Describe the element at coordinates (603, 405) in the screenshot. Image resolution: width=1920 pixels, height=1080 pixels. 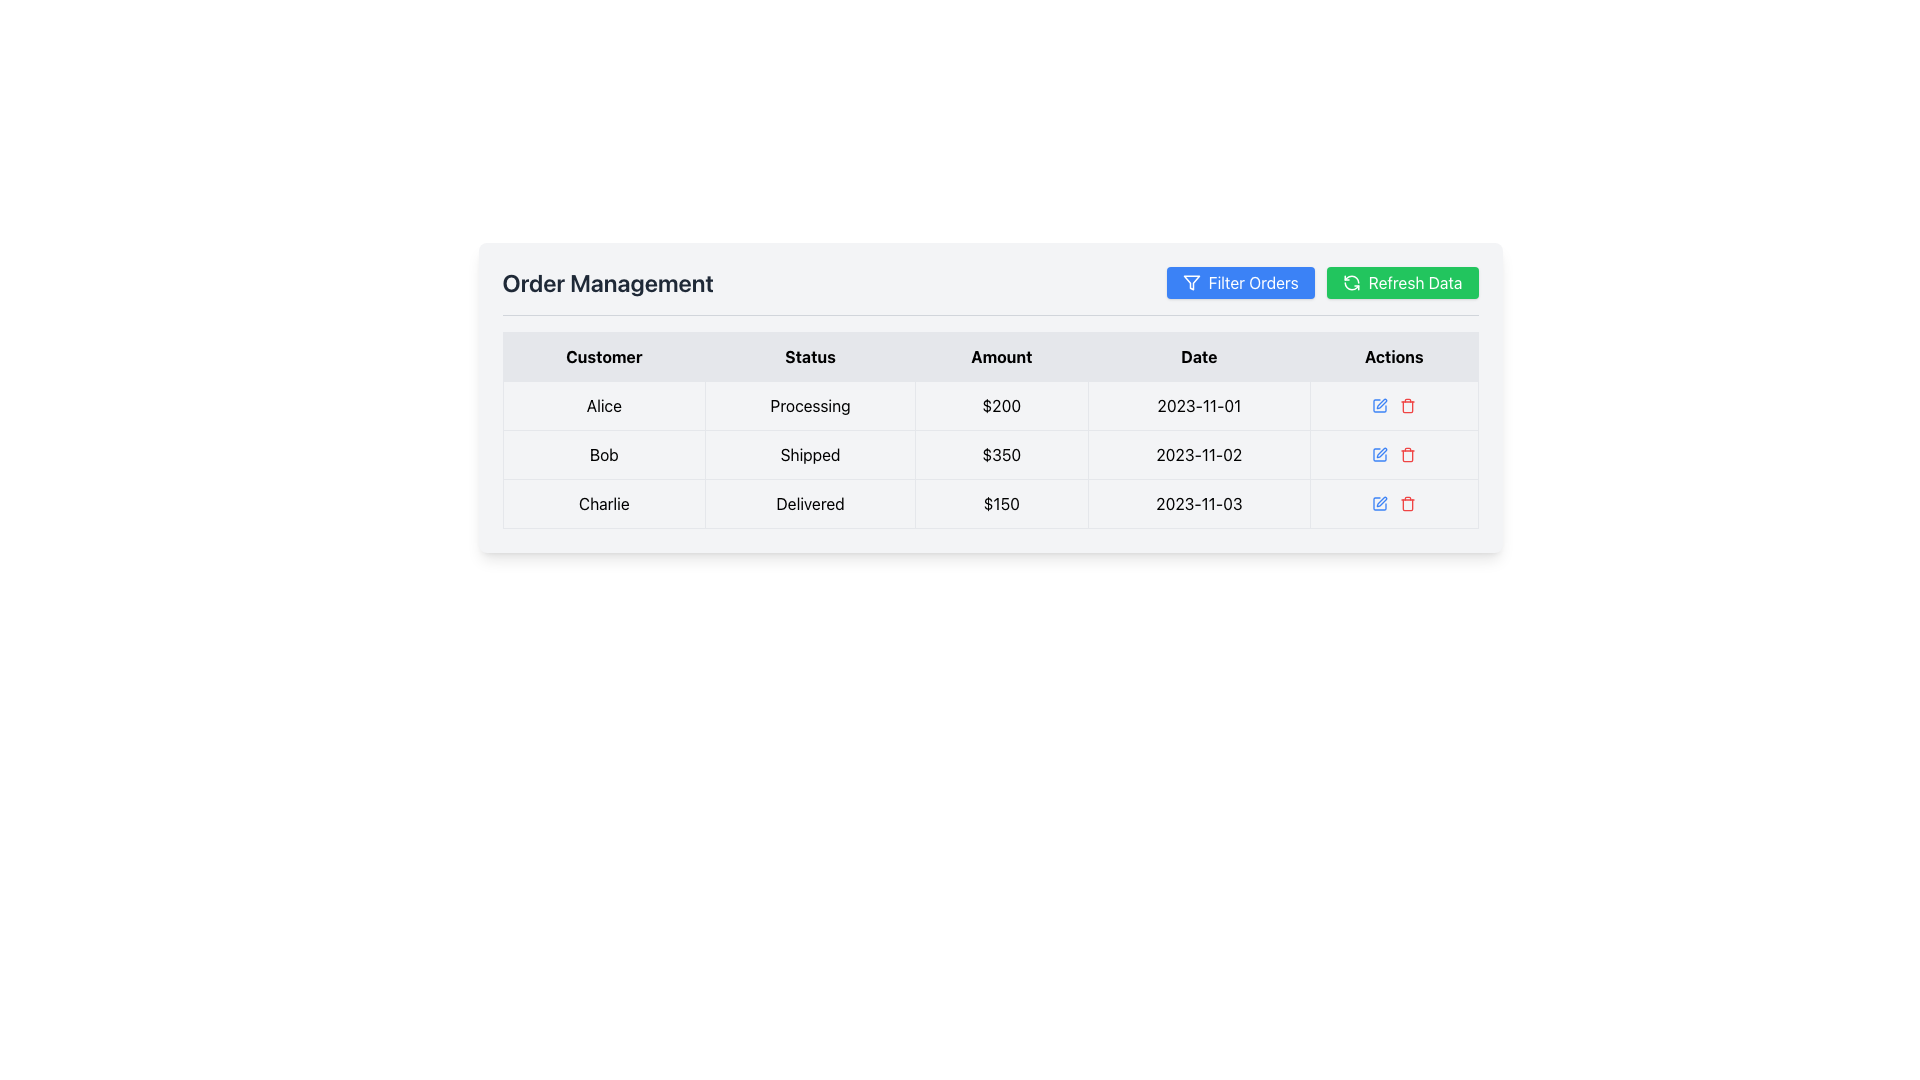
I see `the text label displaying 'Alice' in the first row under the 'Customer' column of the table` at that location.